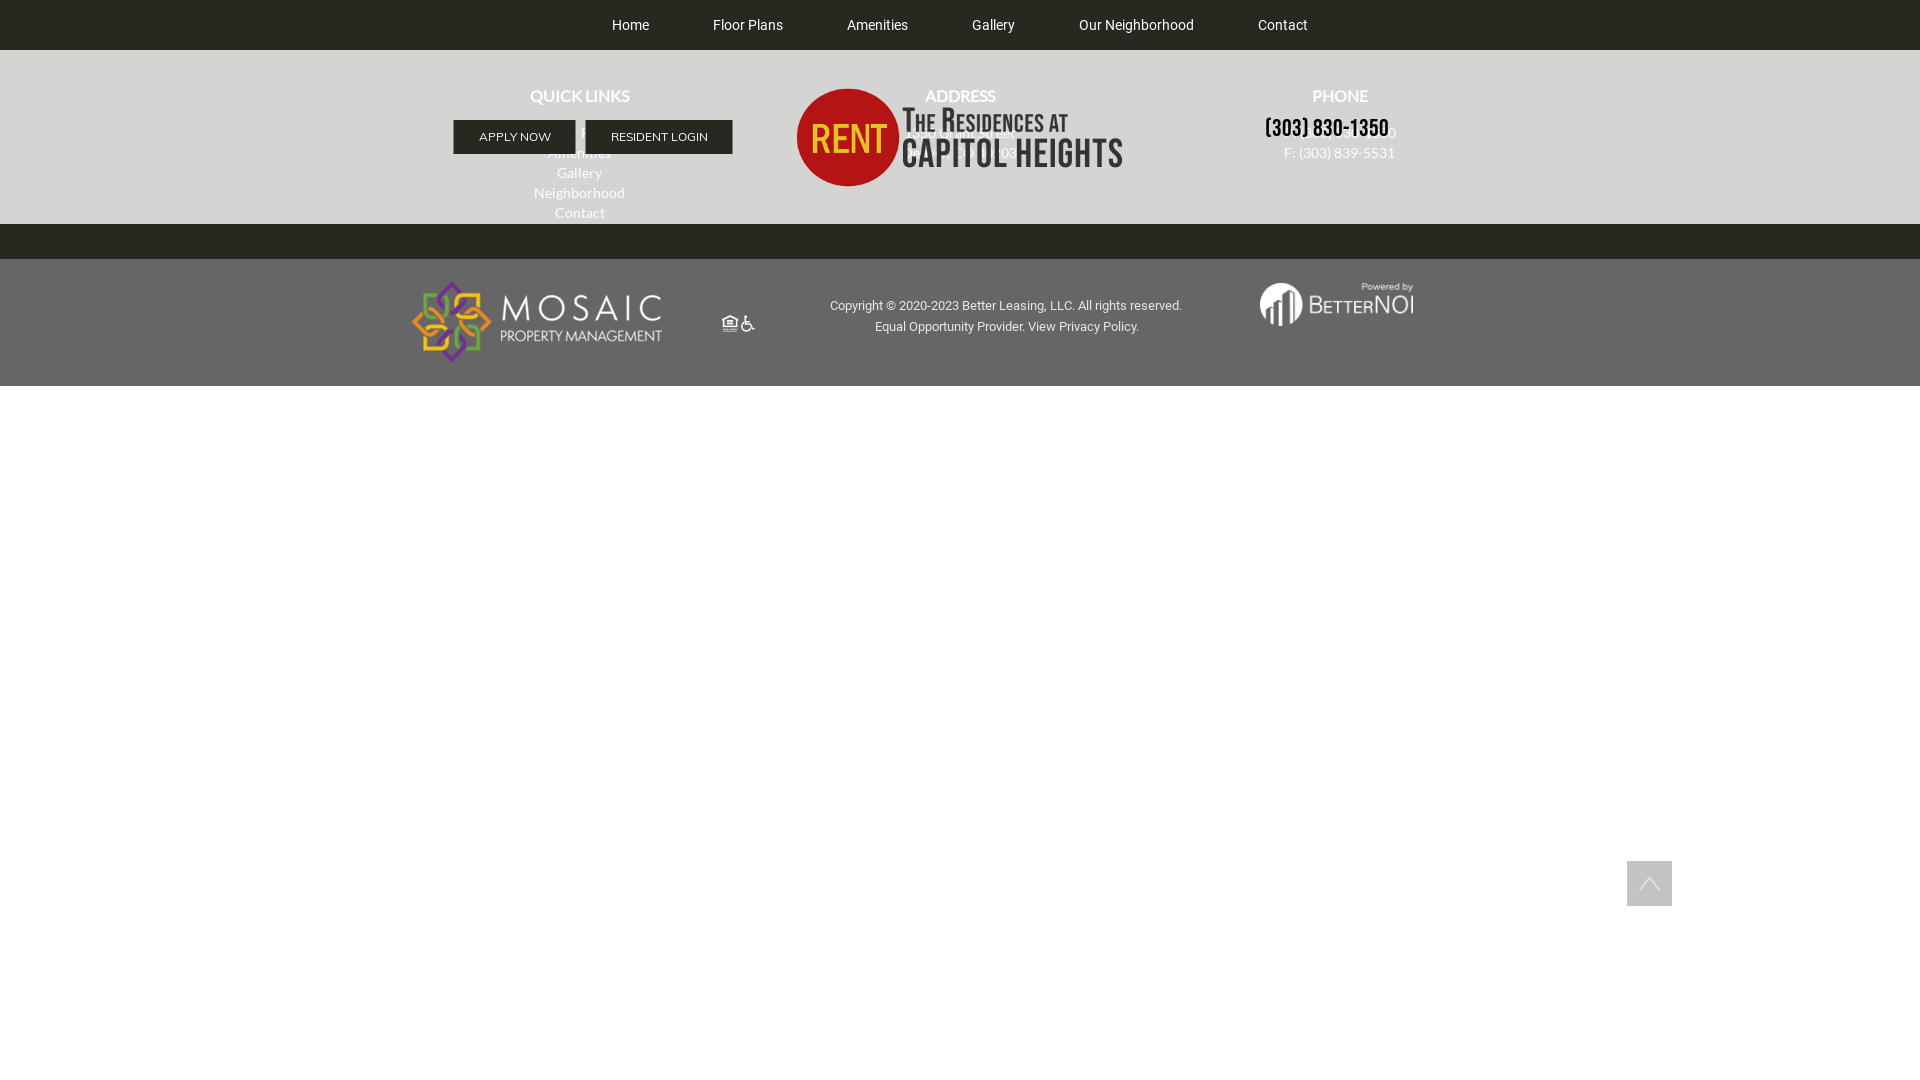  I want to click on 'Neighborhood', so click(578, 192).